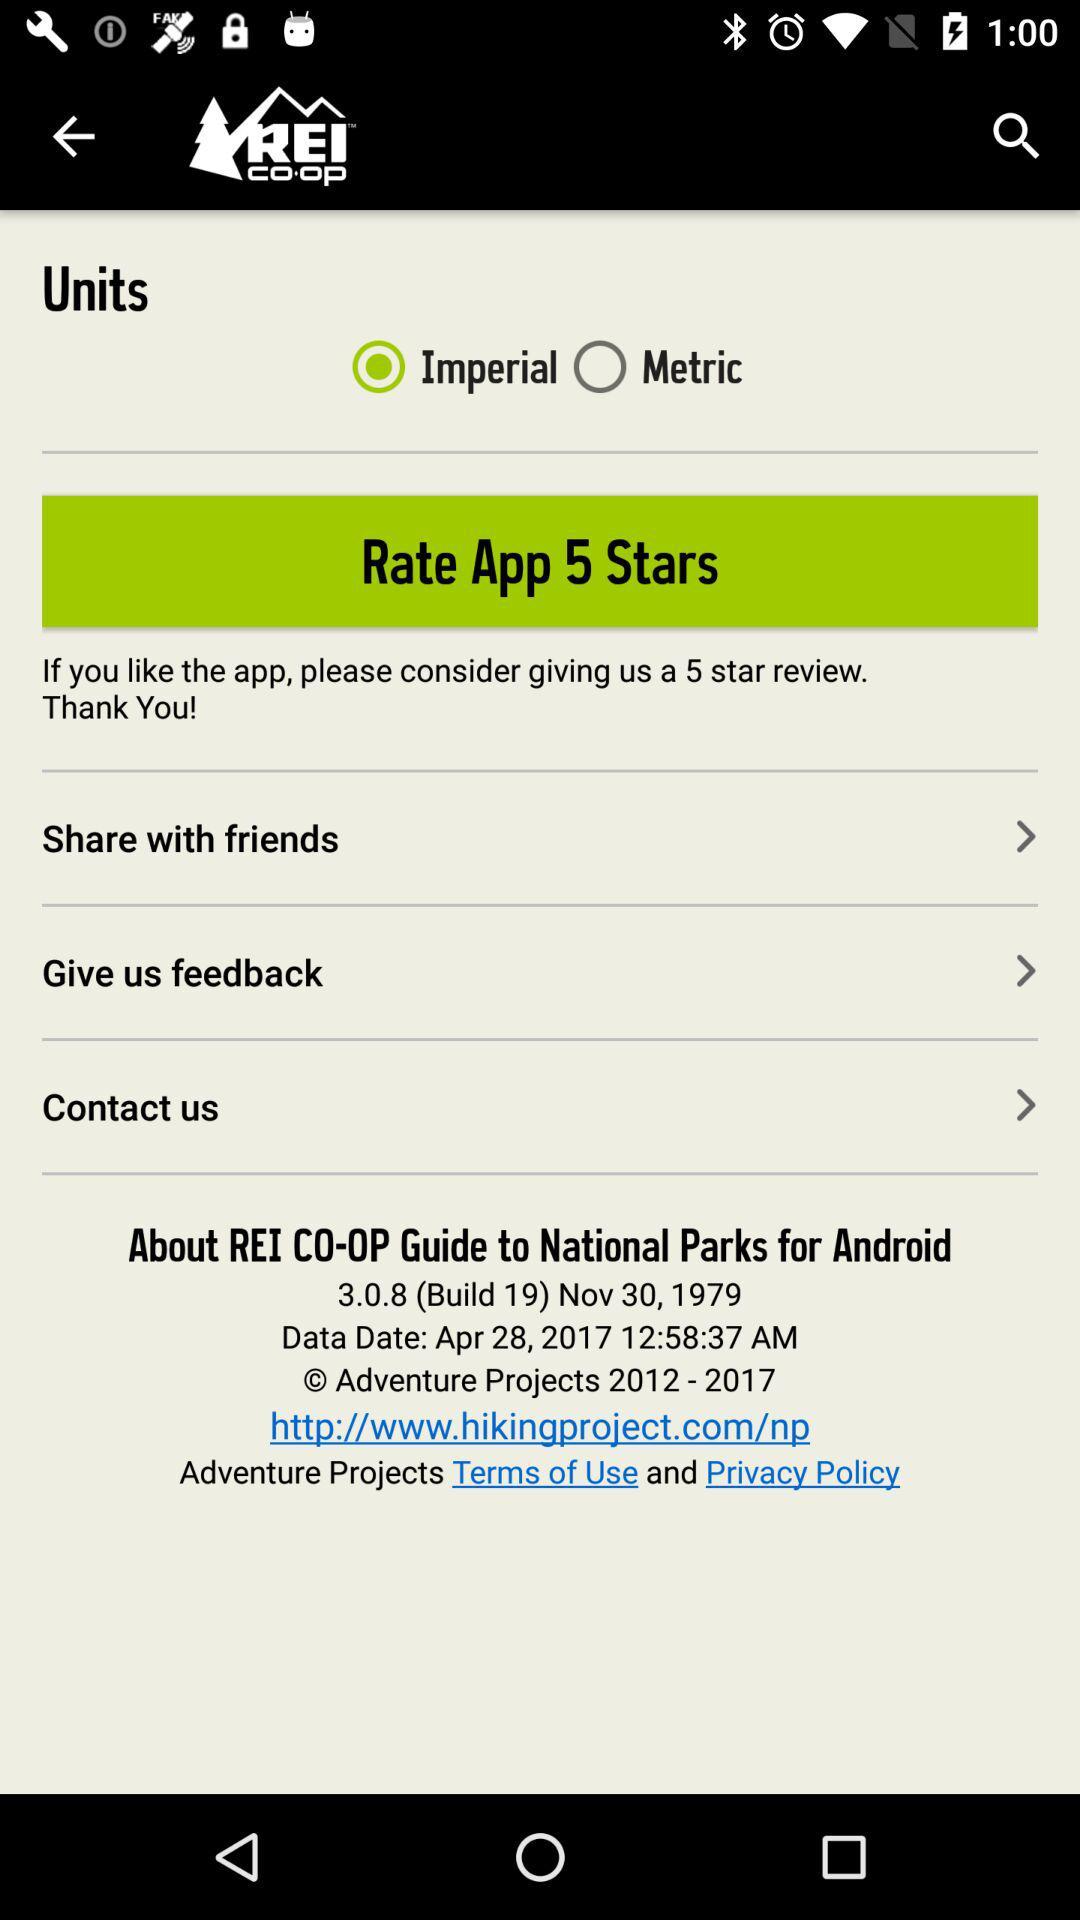 This screenshot has height=1920, width=1080. I want to click on the http www hikingproject icon, so click(540, 1424).